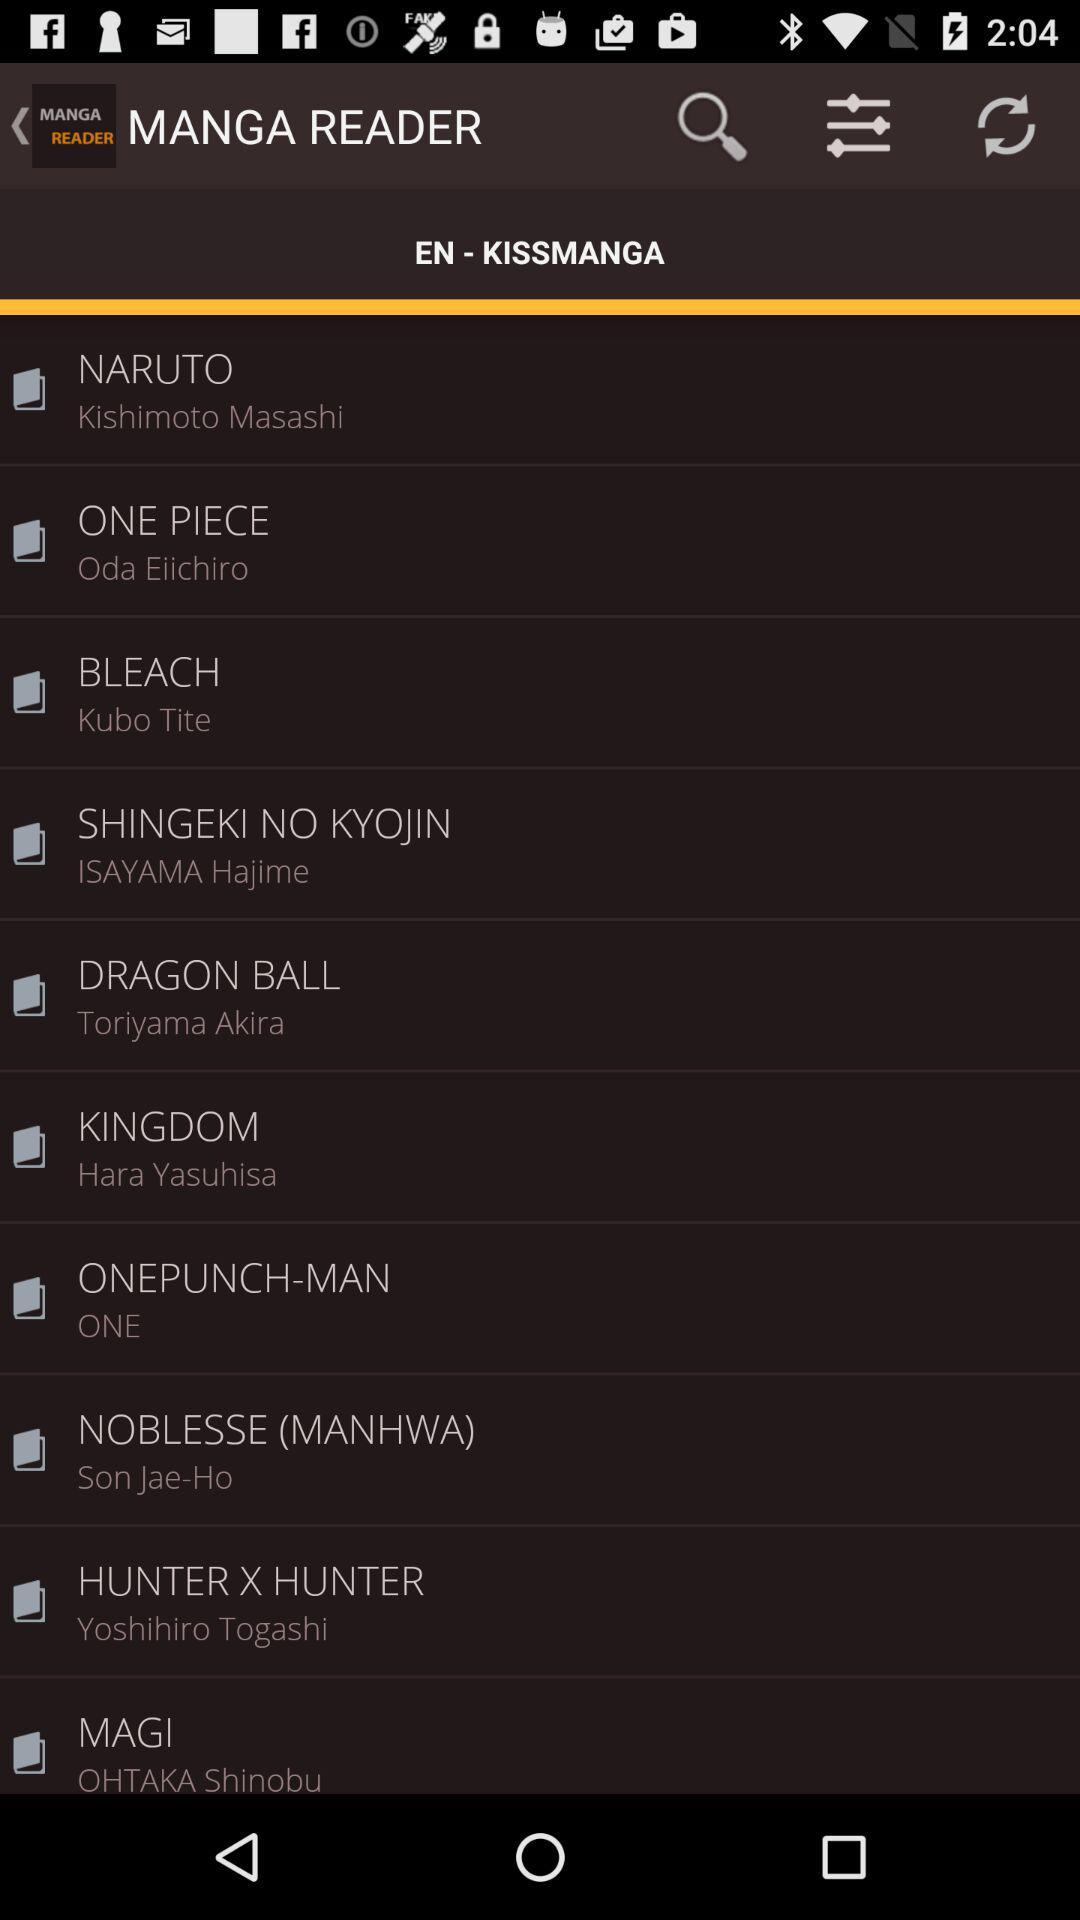 The width and height of the screenshot is (1080, 1920). I want to click on icon above the naruto item, so click(1006, 124).